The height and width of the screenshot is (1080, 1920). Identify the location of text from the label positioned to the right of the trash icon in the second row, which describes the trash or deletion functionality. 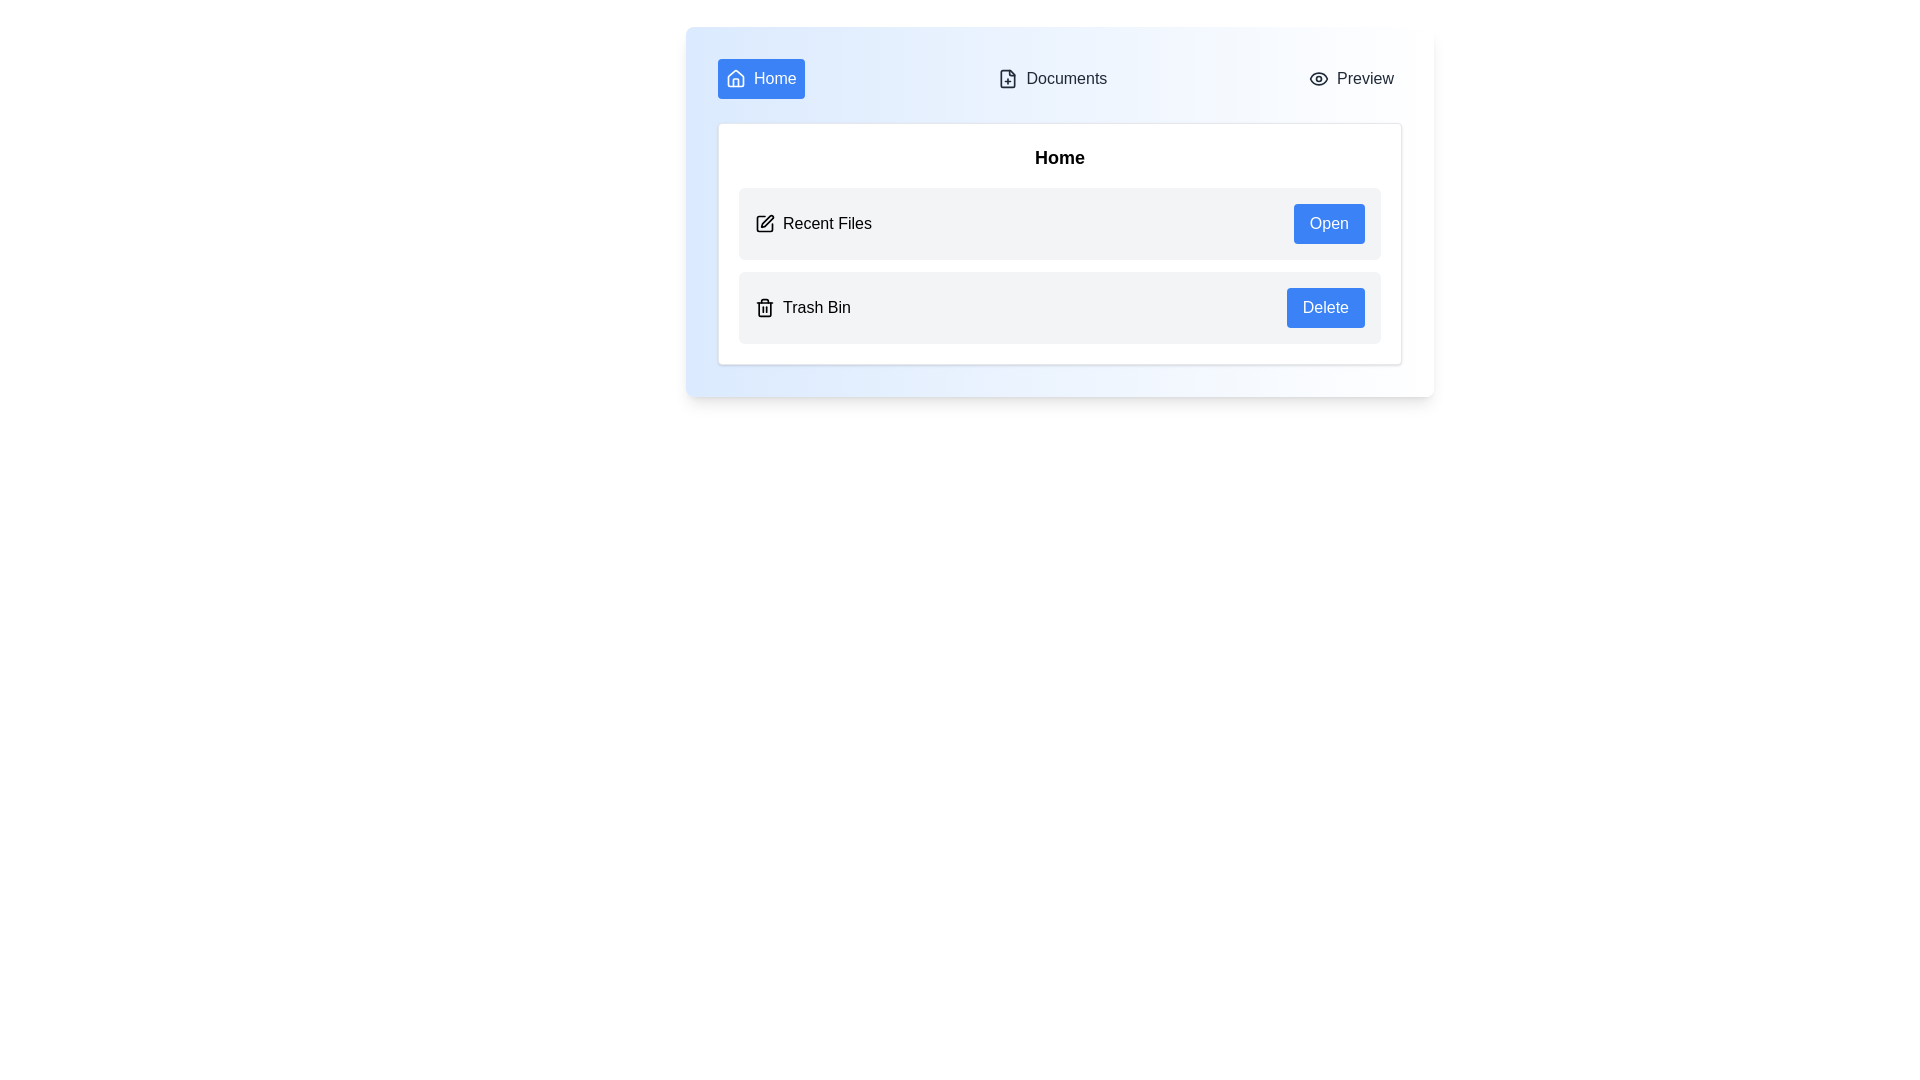
(816, 308).